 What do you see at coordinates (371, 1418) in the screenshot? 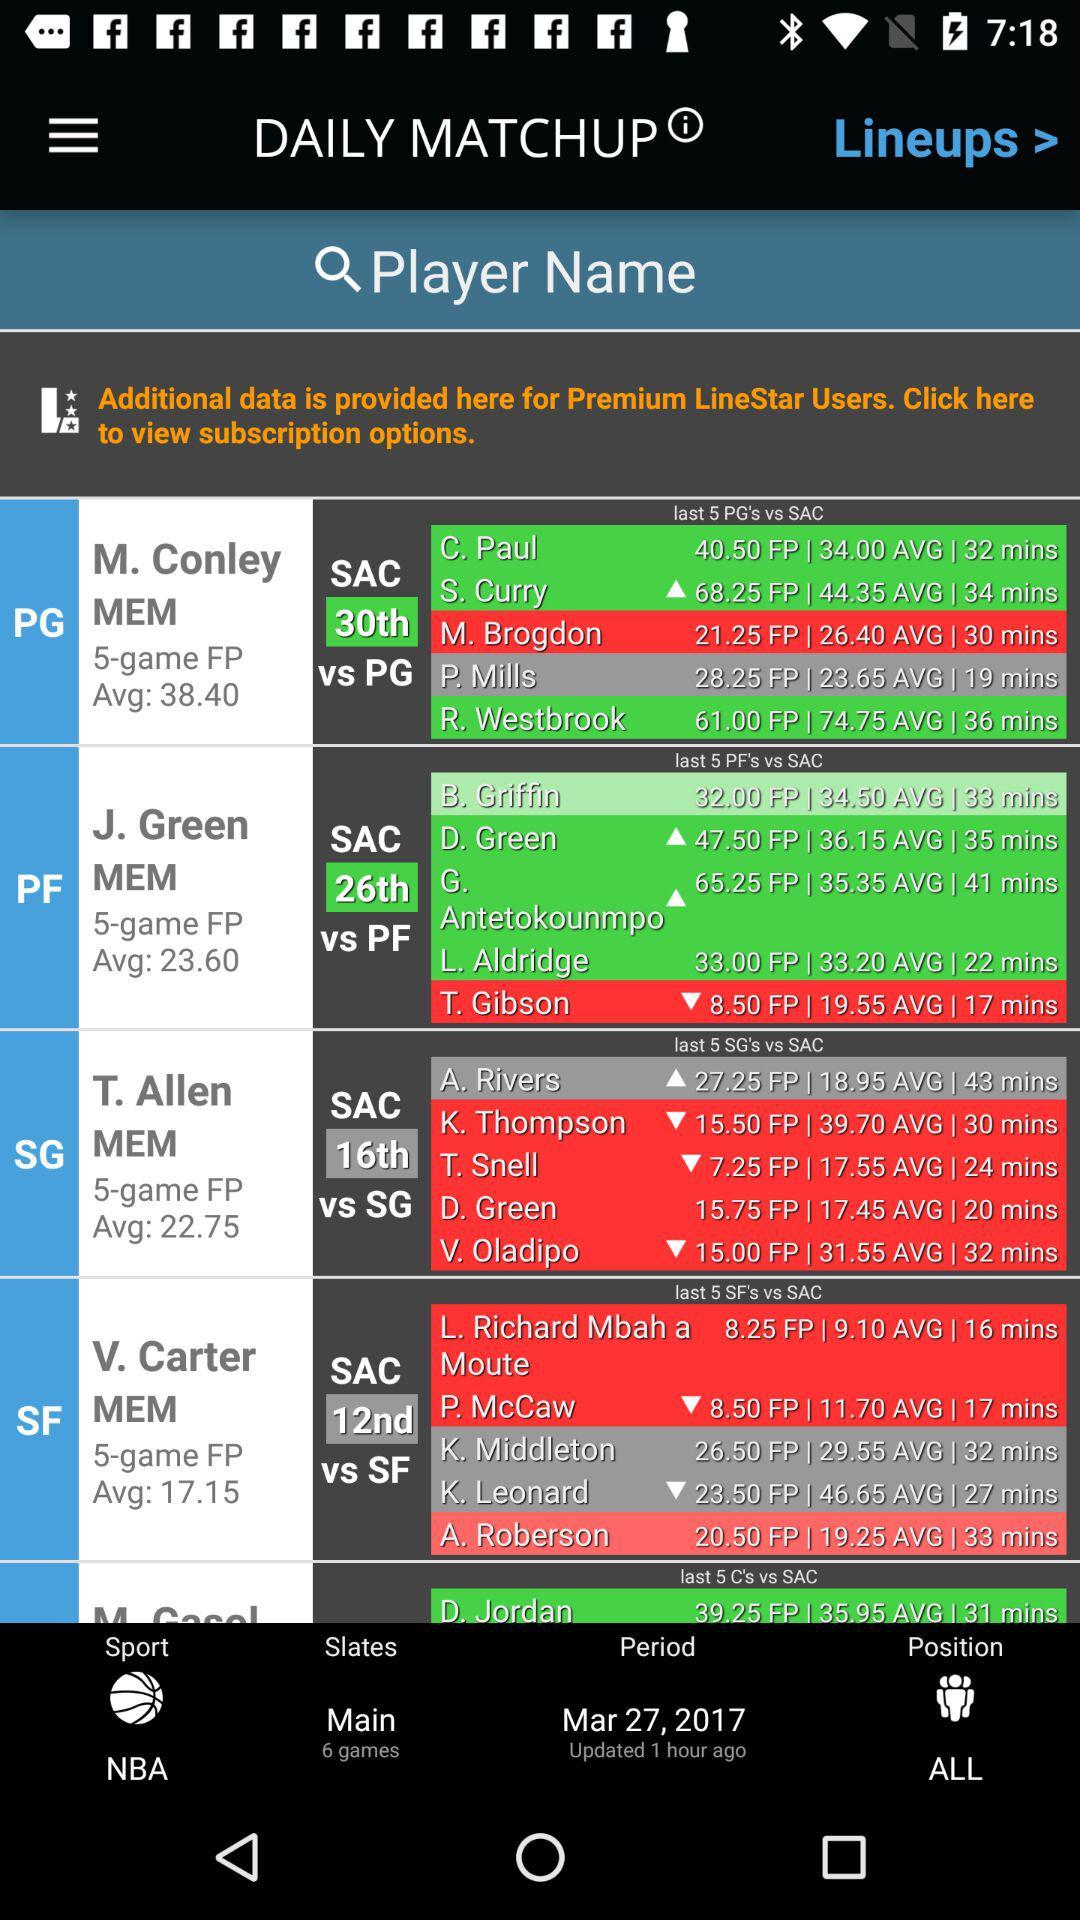
I see `icon below sac item` at bounding box center [371, 1418].